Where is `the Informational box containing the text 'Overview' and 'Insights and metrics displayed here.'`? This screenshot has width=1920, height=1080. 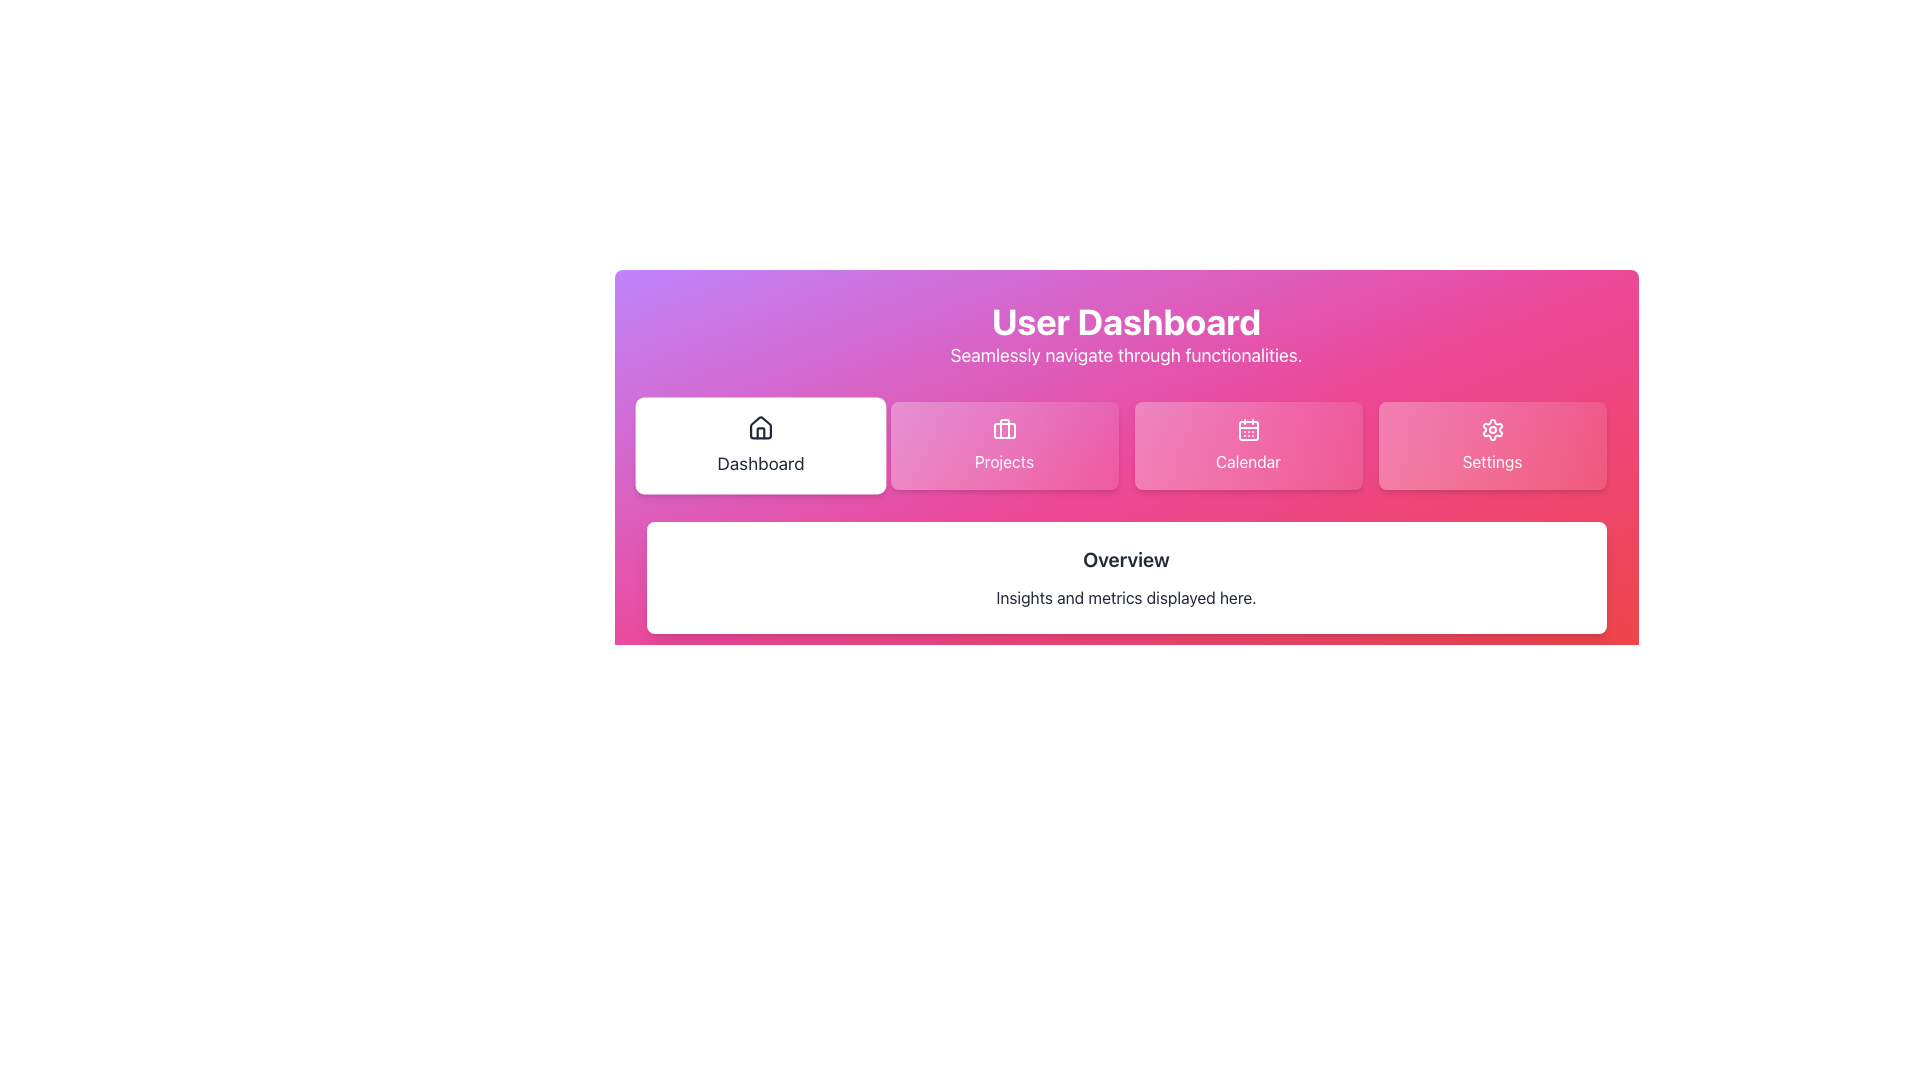
the Informational box containing the text 'Overview' and 'Insights and metrics displayed here.' is located at coordinates (1126, 578).